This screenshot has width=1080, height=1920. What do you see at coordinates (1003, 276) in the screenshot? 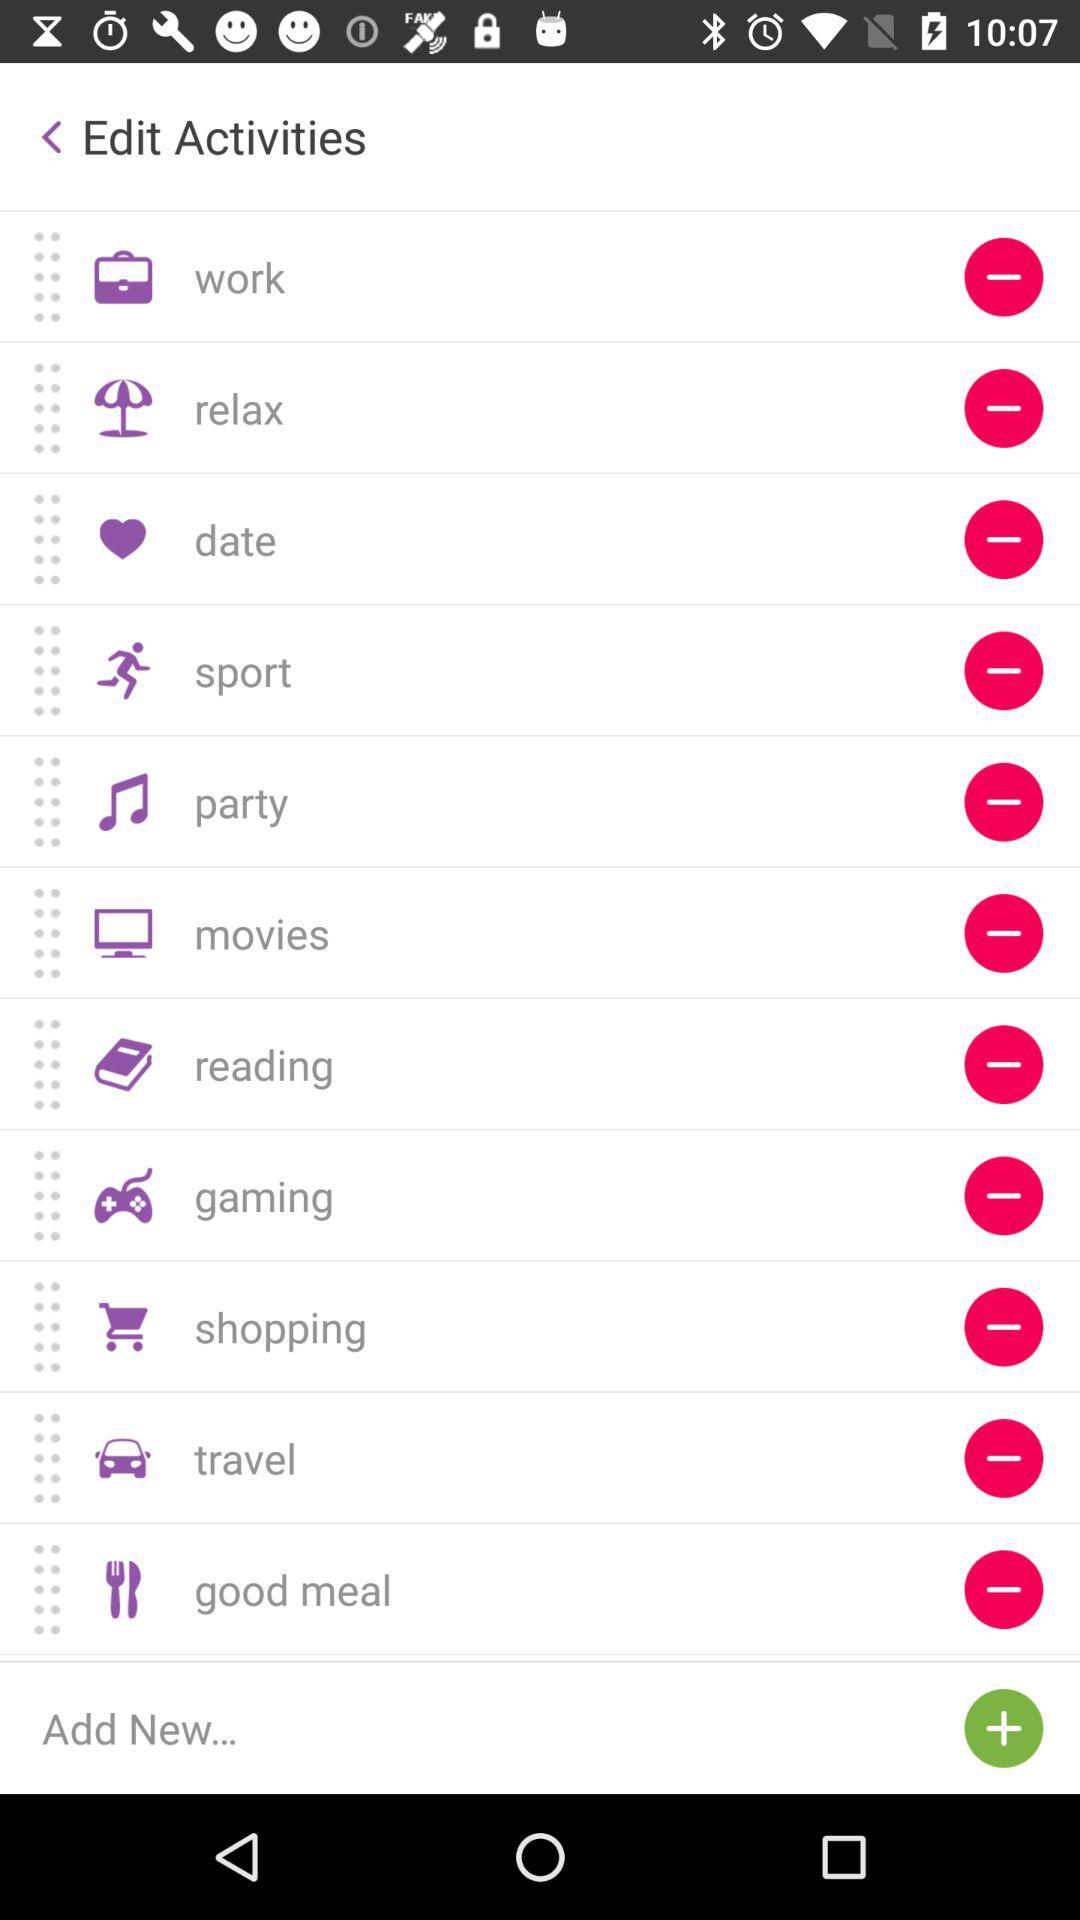
I see `delete work activity` at bounding box center [1003, 276].